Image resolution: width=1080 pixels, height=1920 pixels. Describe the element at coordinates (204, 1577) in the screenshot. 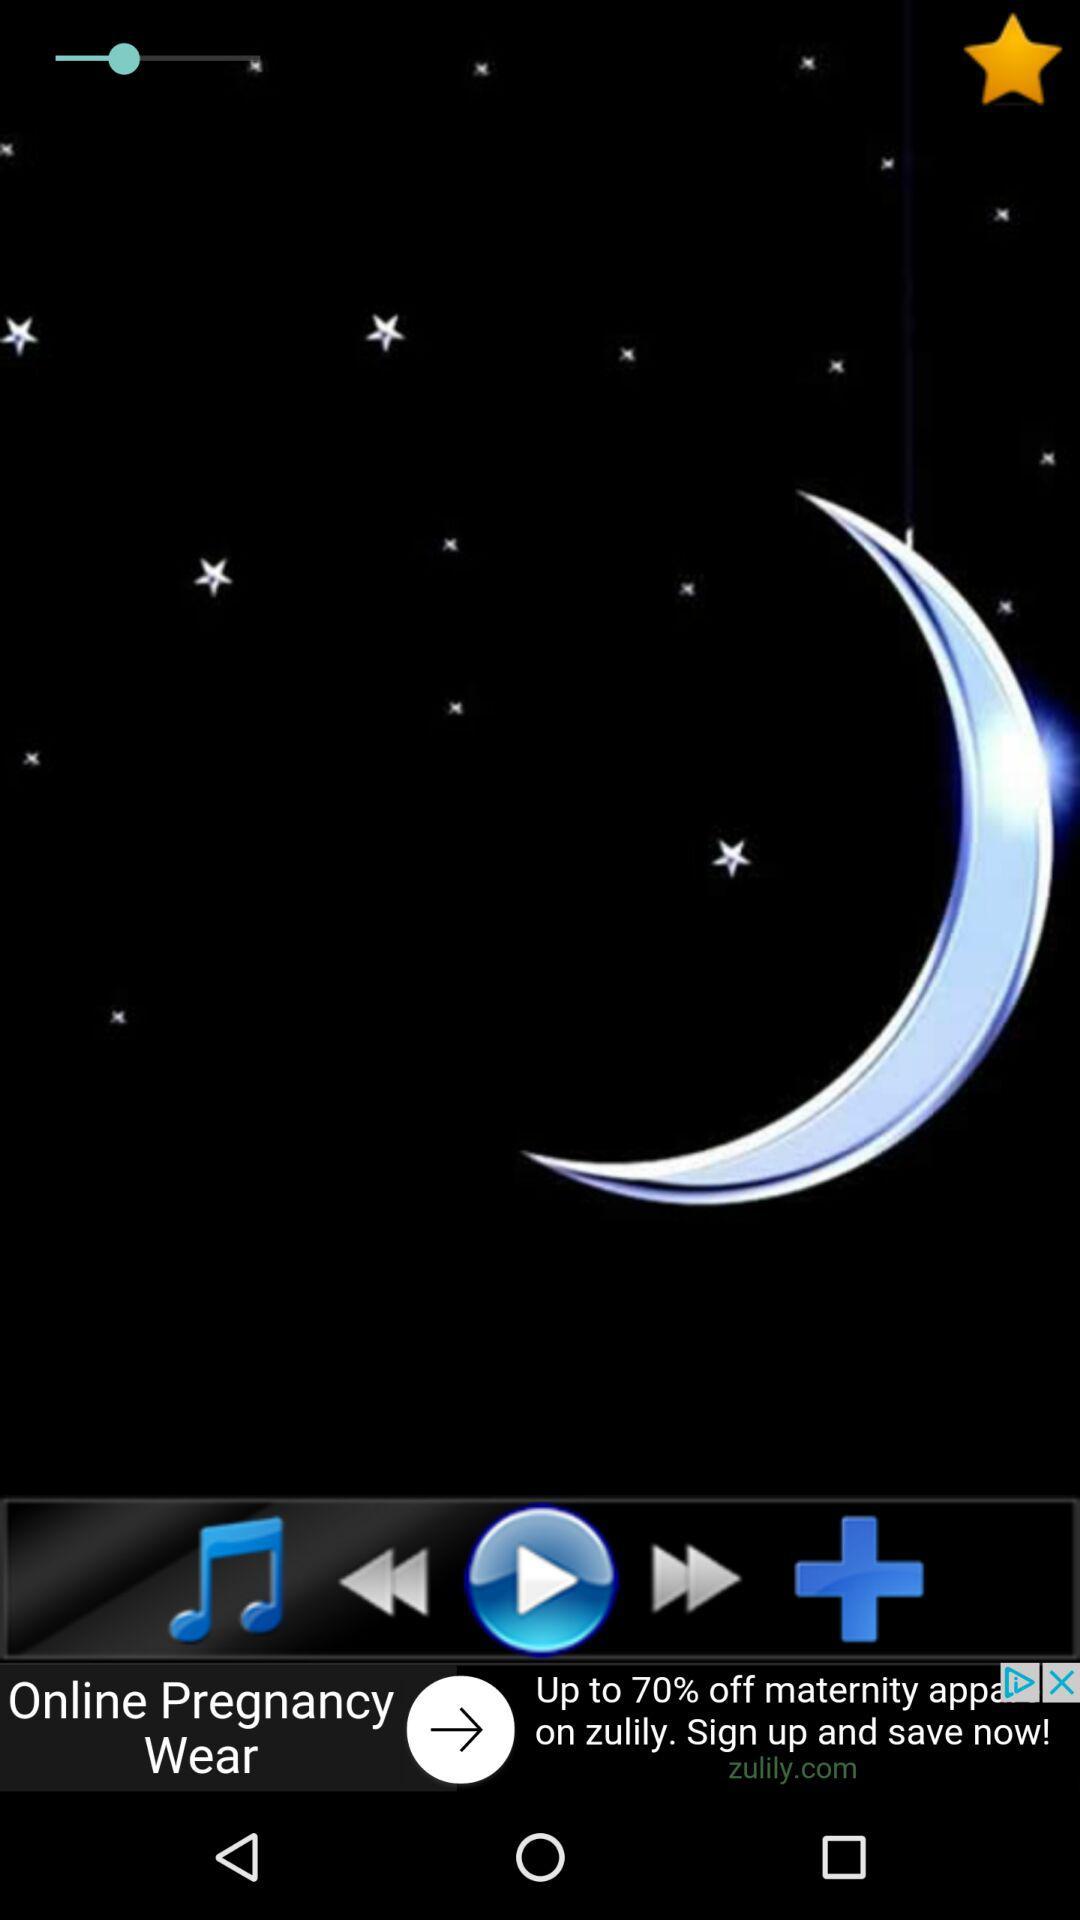

I see `music option` at that location.